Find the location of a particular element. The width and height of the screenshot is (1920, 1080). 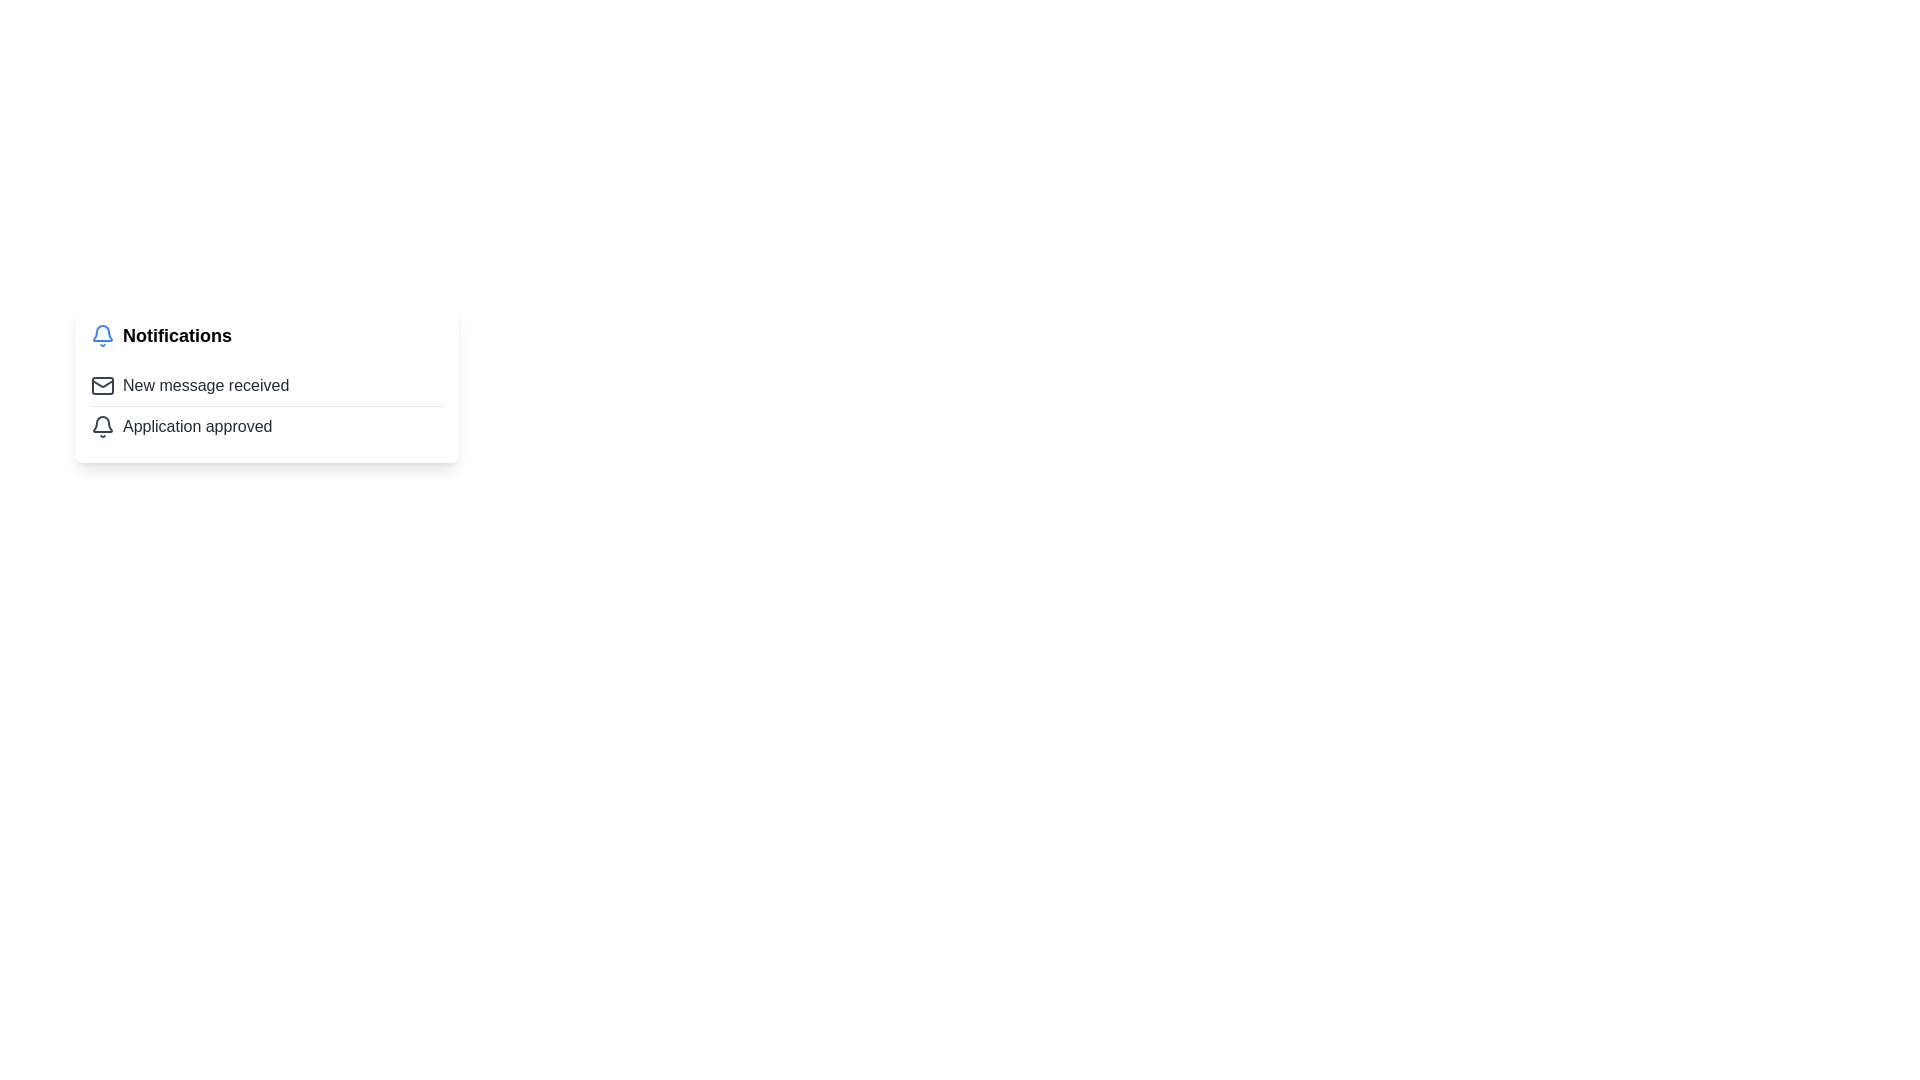

the notification icon that visually indicates a new message, which is located to the left of the text 'New message received' is located at coordinates (101, 385).